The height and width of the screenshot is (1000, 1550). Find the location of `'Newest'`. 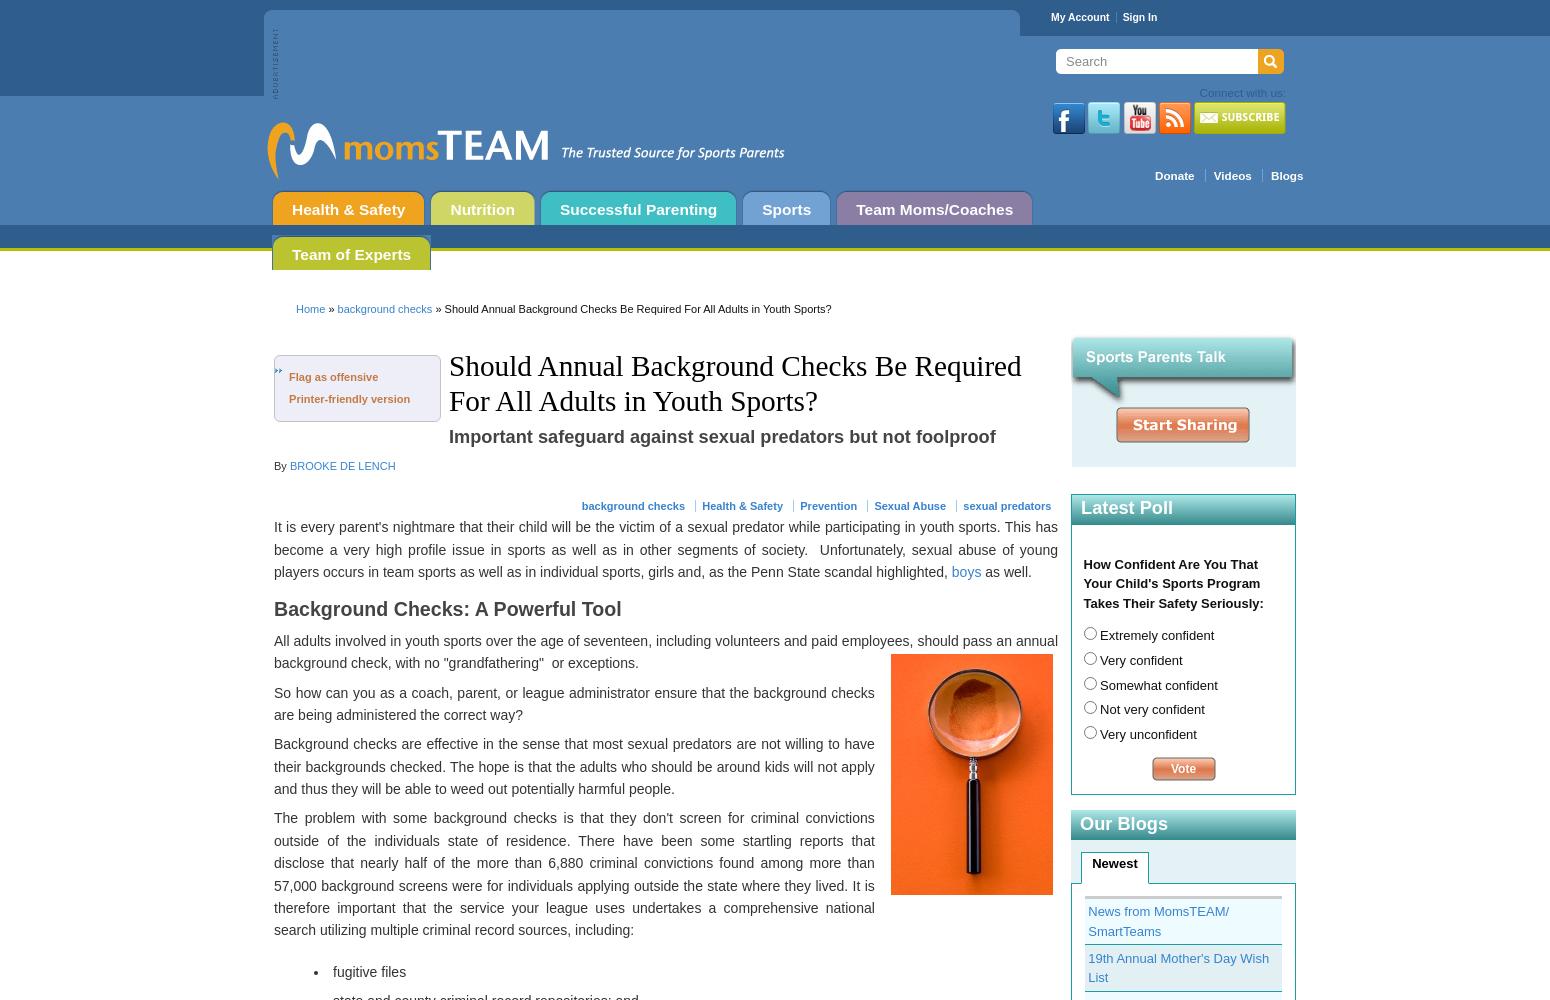

'Newest' is located at coordinates (1113, 862).